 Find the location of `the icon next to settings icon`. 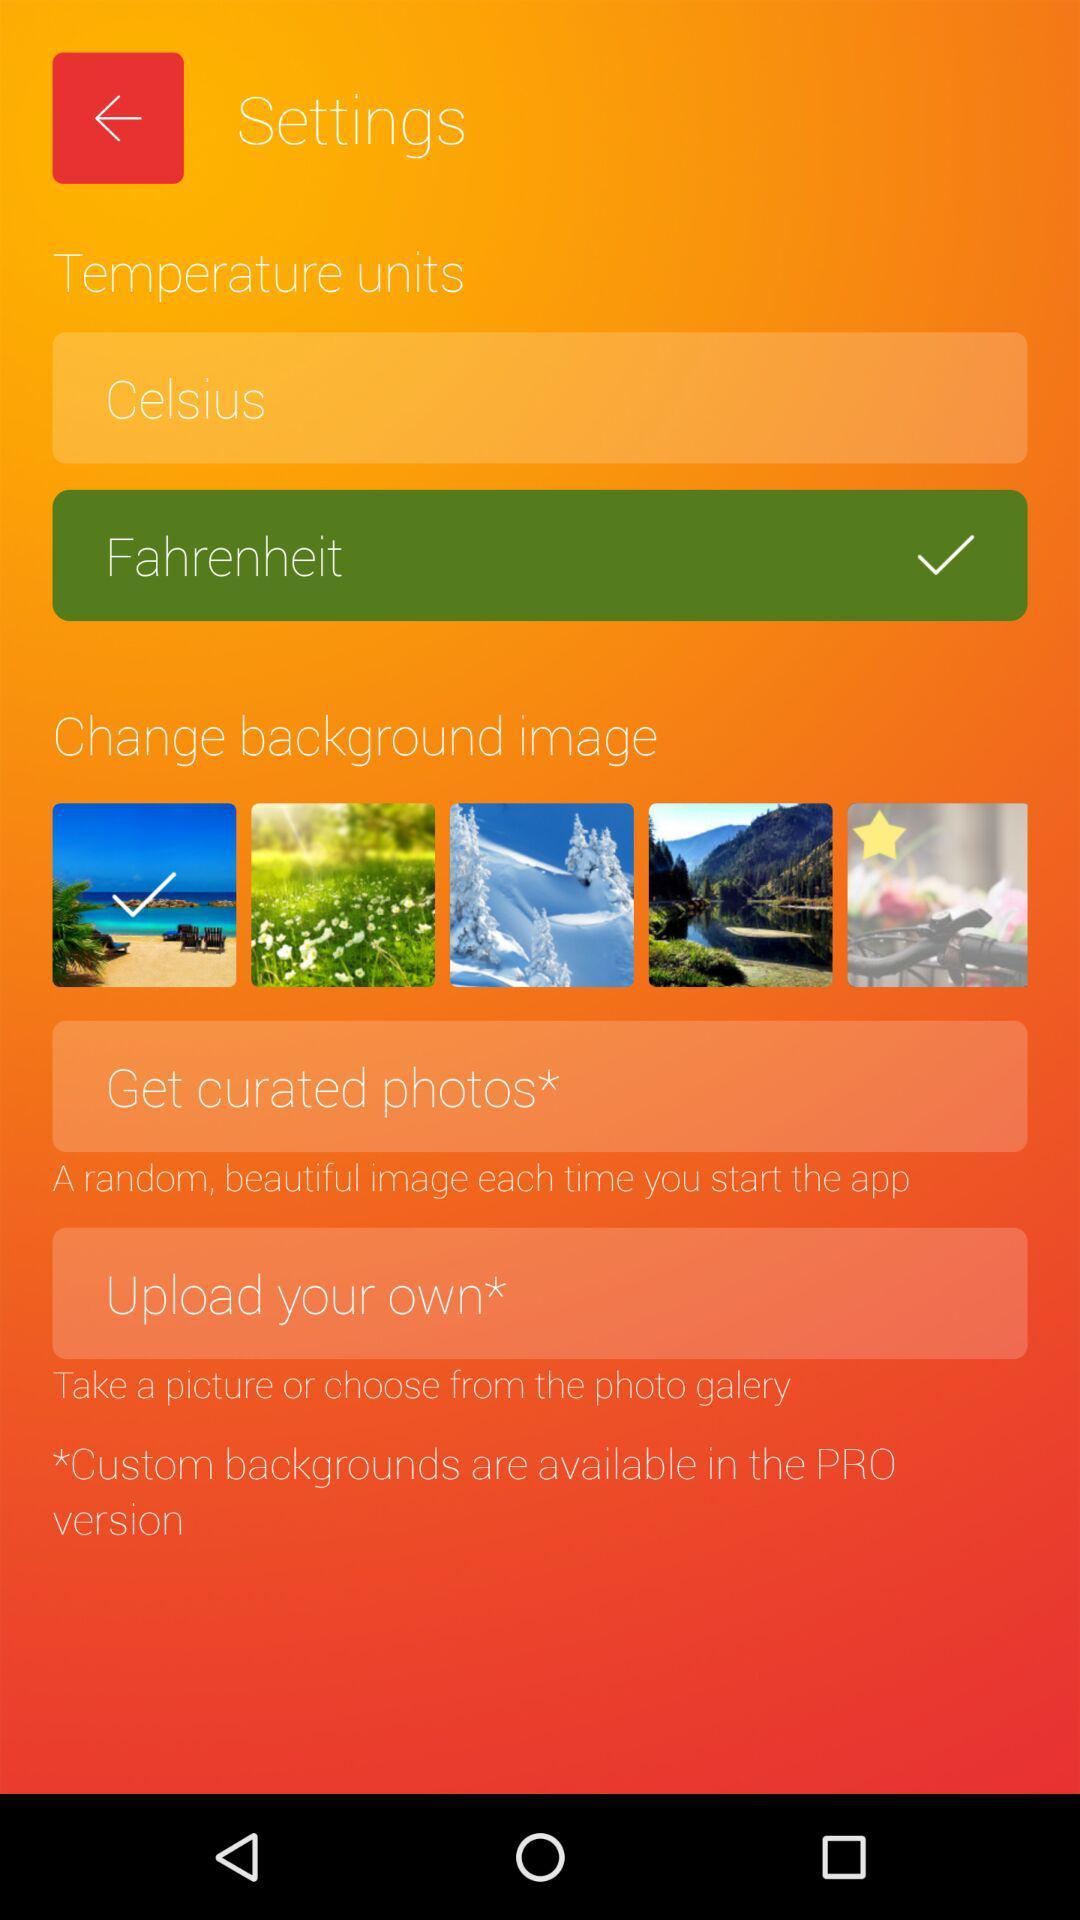

the icon next to settings icon is located at coordinates (118, 117).